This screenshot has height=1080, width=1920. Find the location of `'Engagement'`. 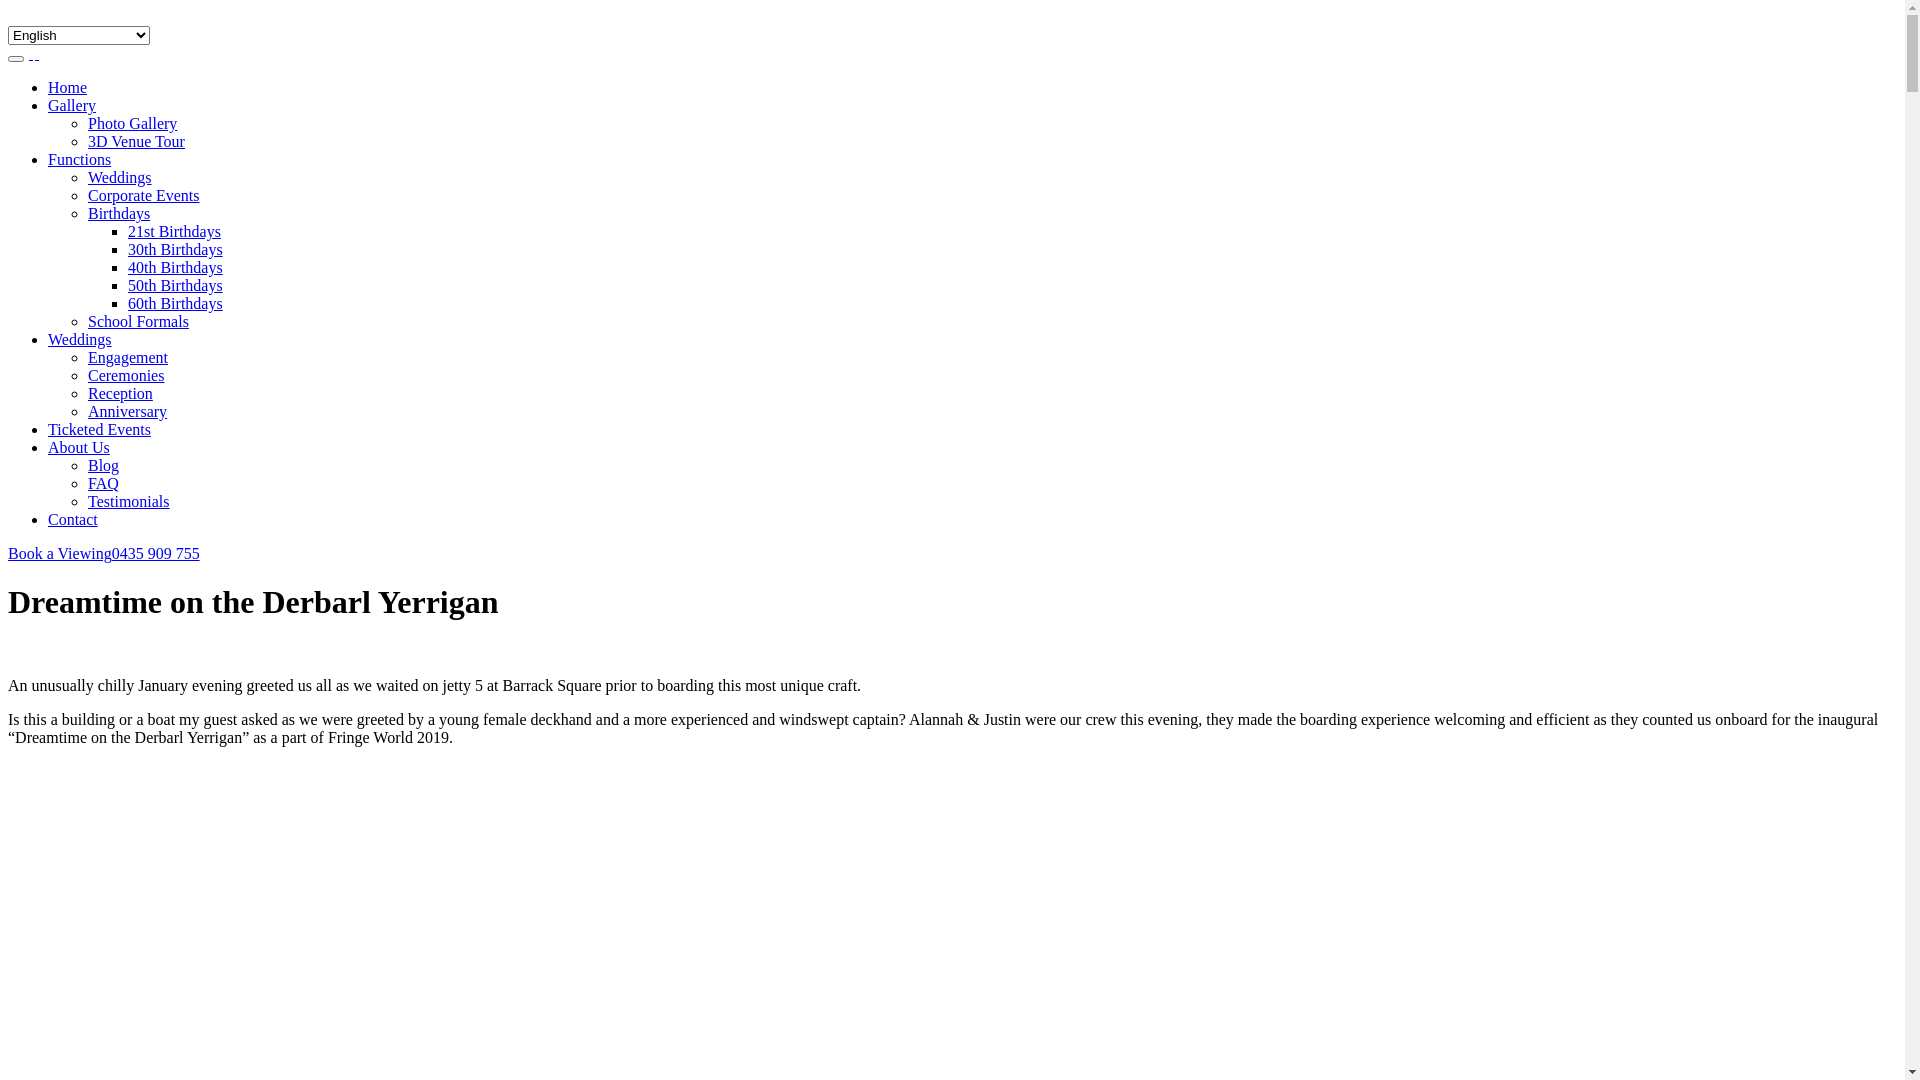

'Engagement' is located at coordinates (127, 356).